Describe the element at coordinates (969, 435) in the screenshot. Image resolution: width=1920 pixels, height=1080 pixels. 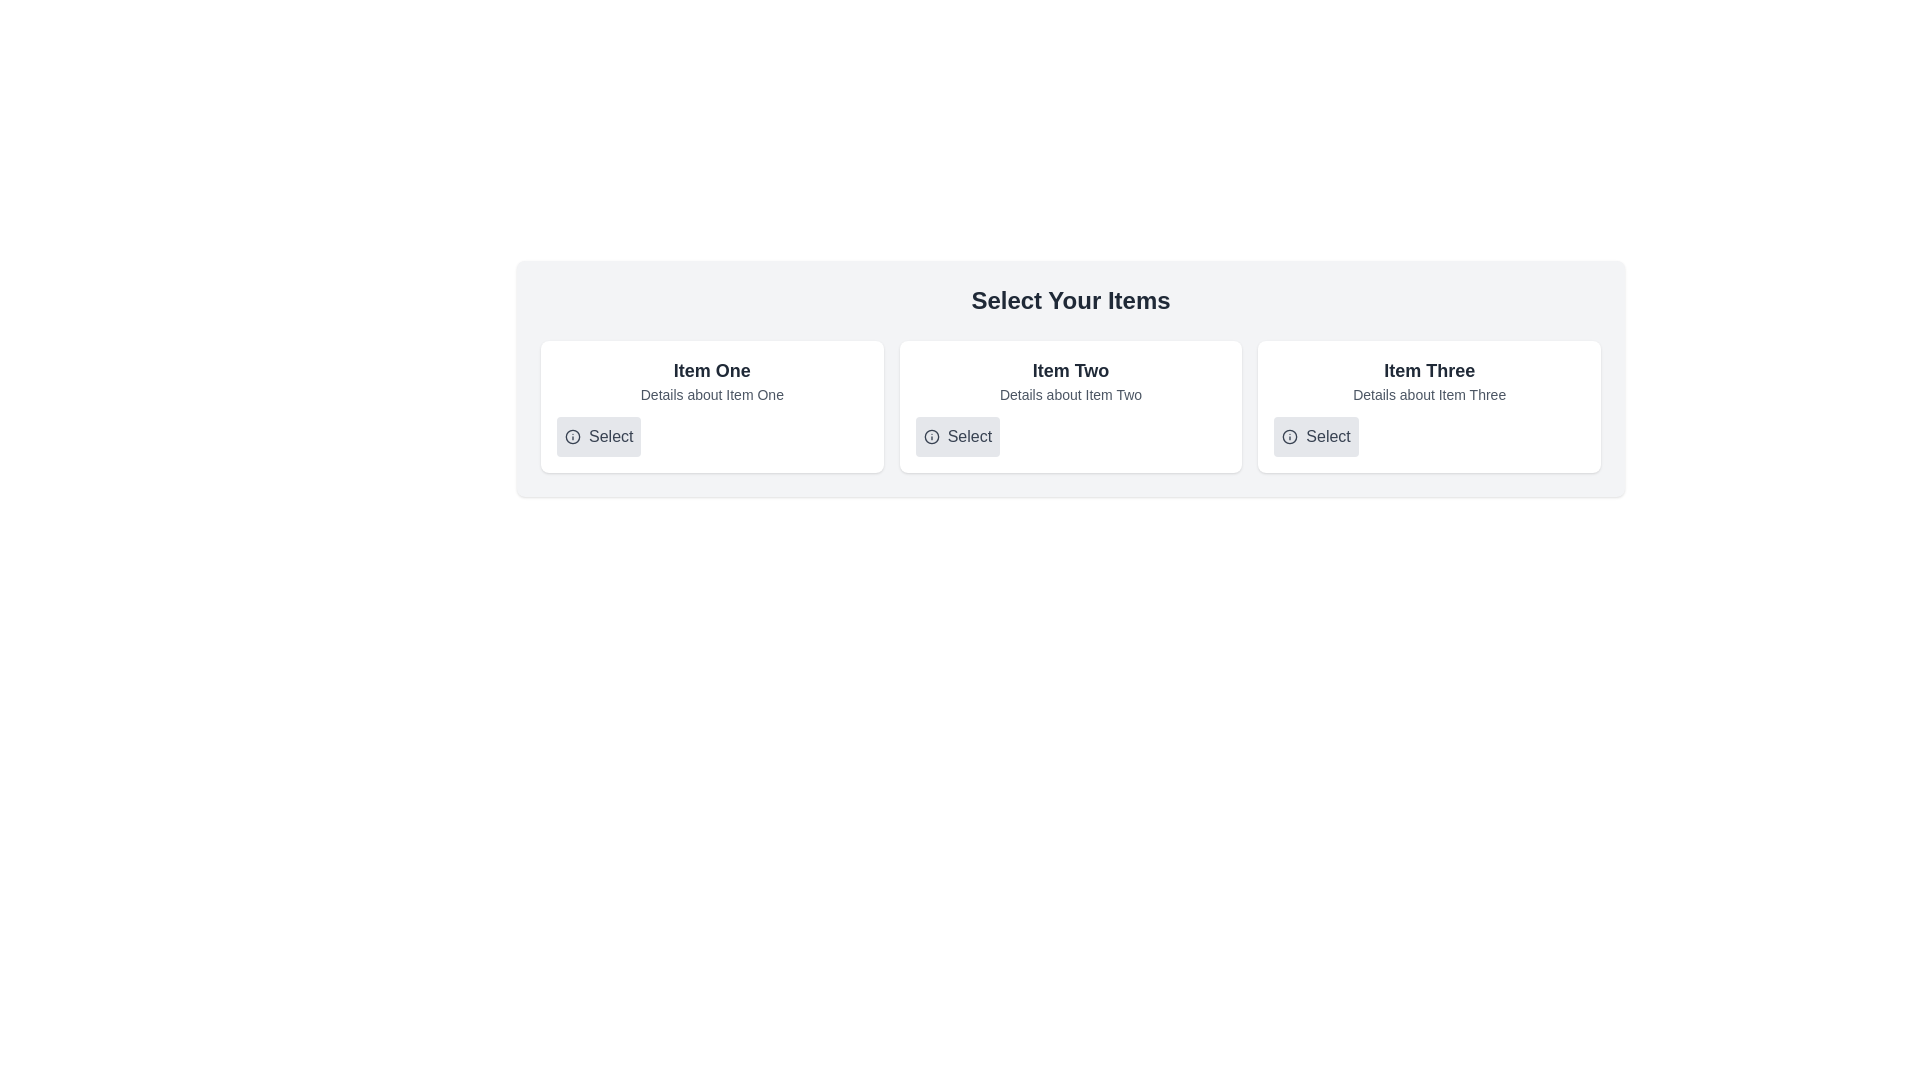
I see `the text label displaying 'Select', which is part of a button-like structure with a light gray background, located to the right of an information icon` at that location.